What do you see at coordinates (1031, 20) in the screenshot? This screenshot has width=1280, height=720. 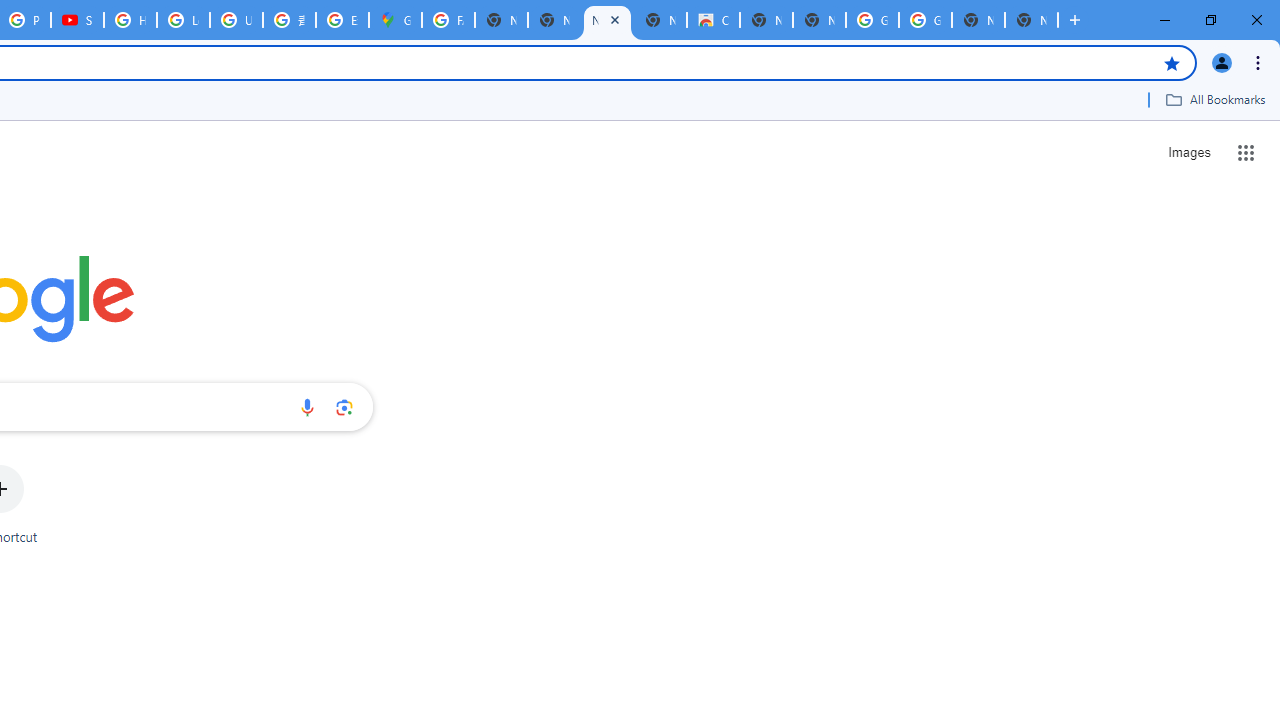 I see `'New Tab'` at bounding box center [1031, 20].